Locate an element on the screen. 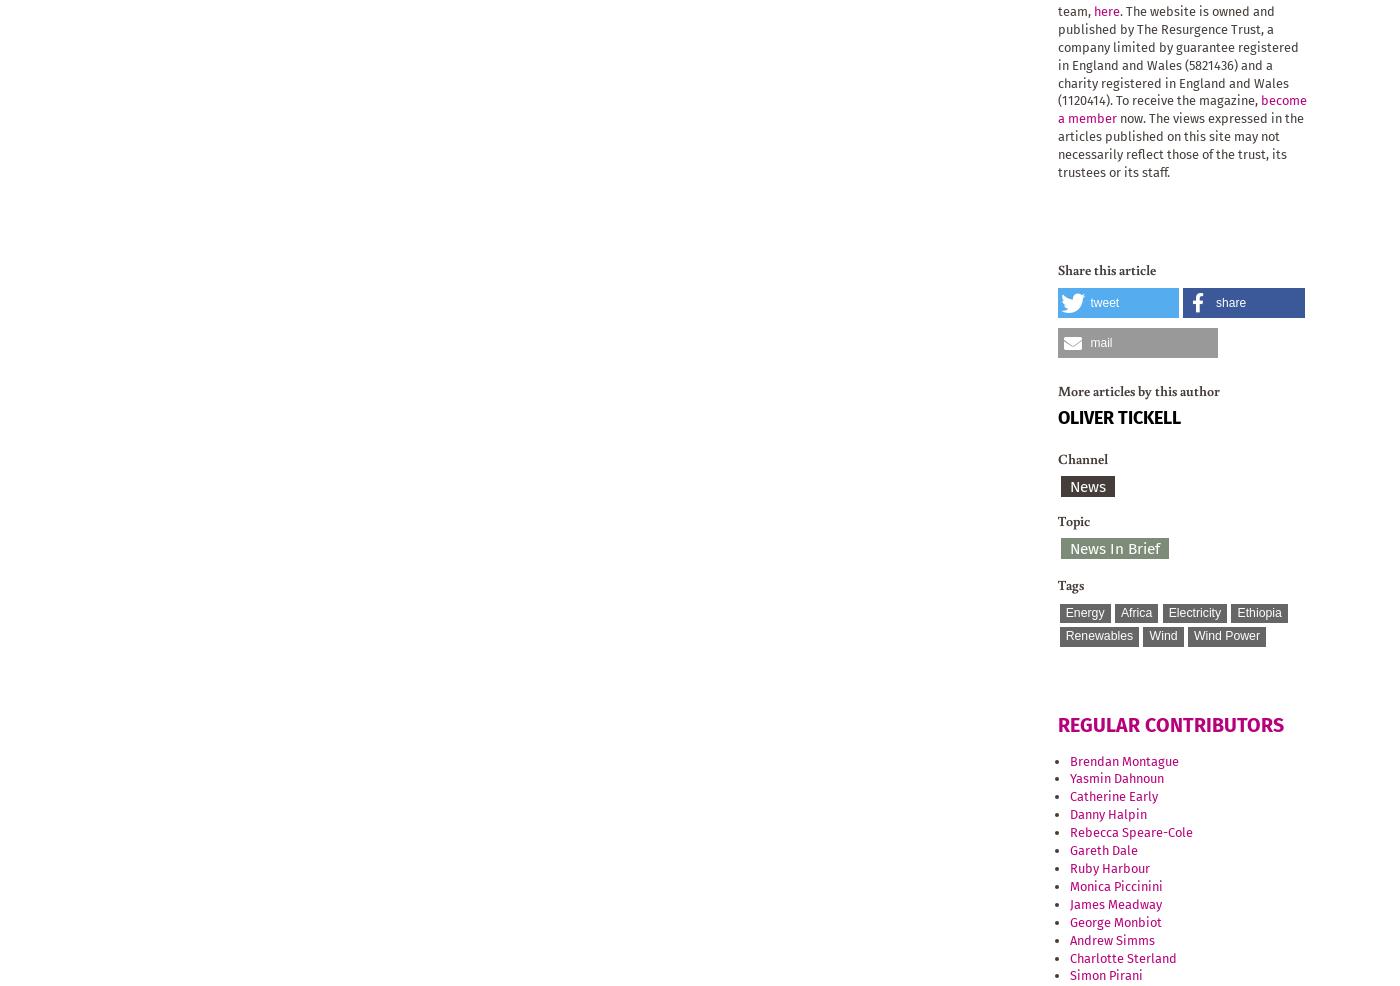  'Catherine Early' is located at coordinates (1113, 796).